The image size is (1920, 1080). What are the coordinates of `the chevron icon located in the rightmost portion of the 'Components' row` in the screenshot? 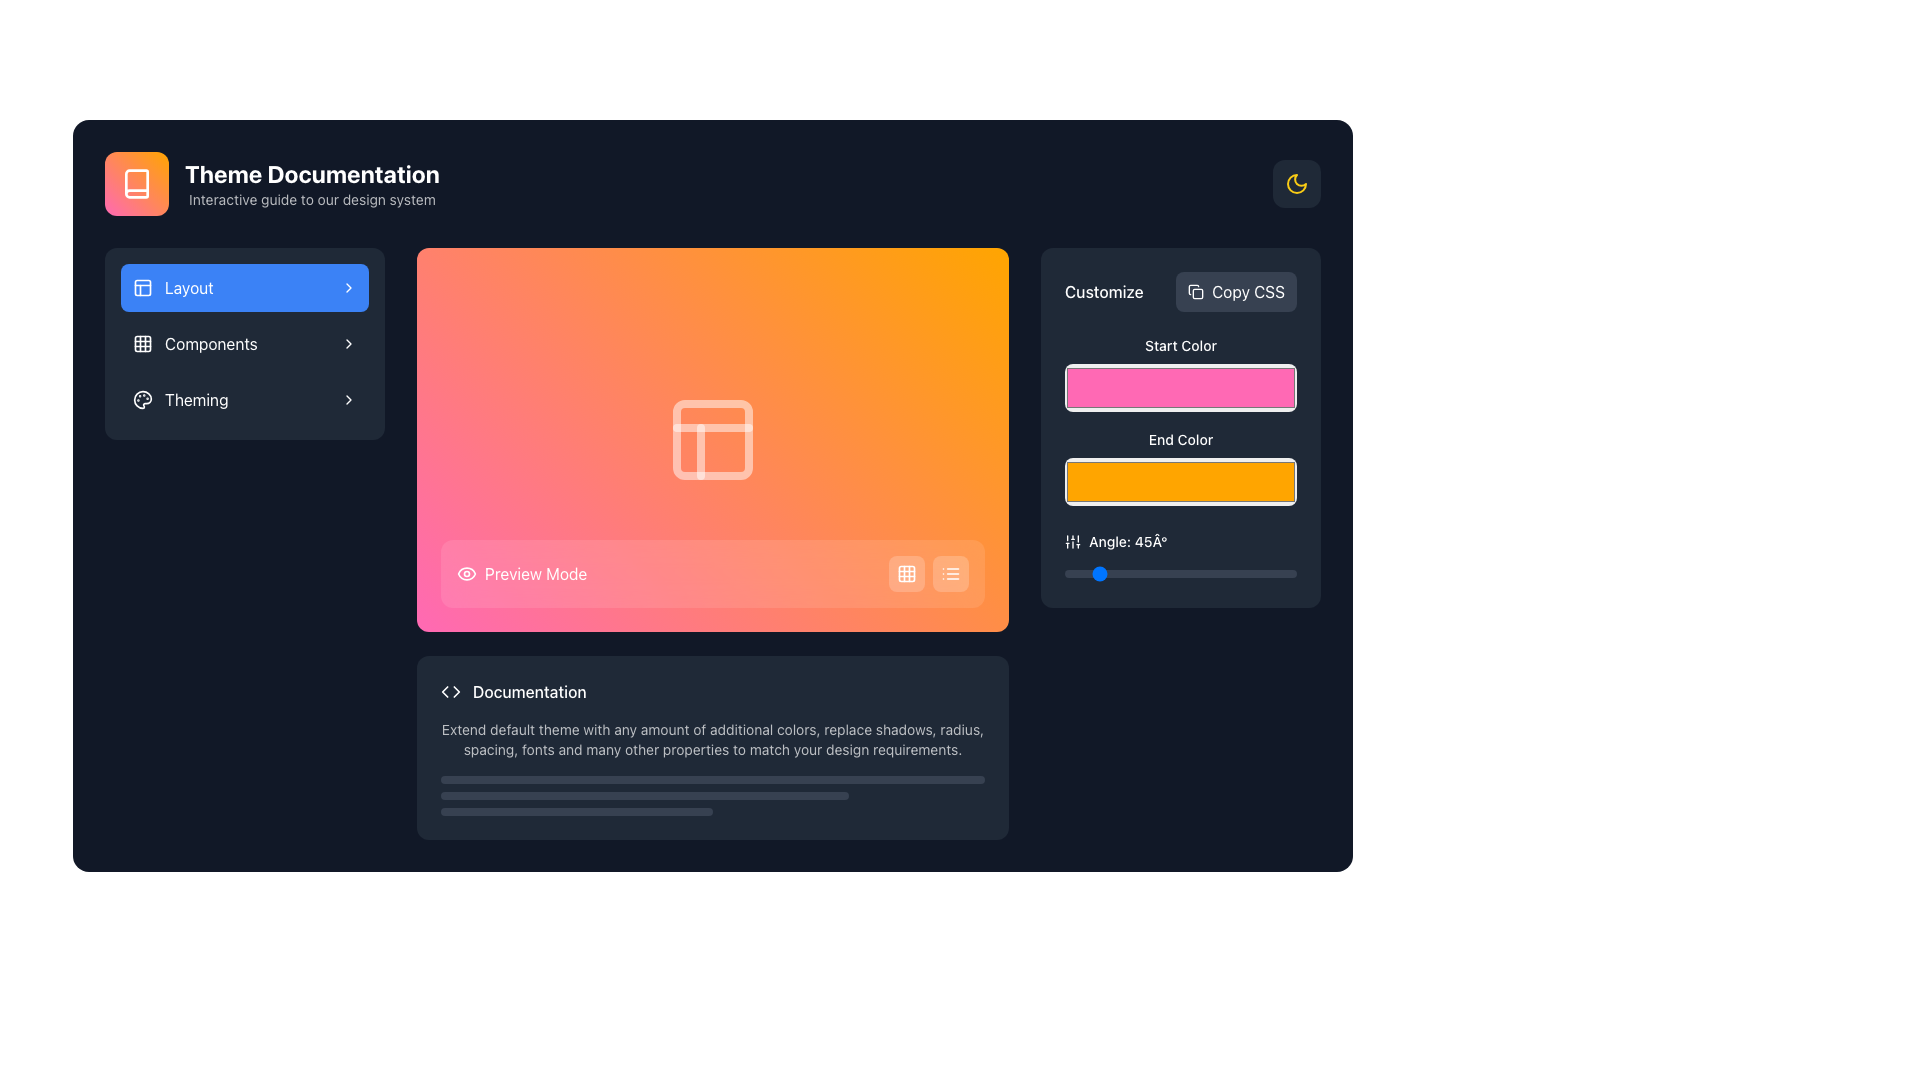 It's located at (349, 342).